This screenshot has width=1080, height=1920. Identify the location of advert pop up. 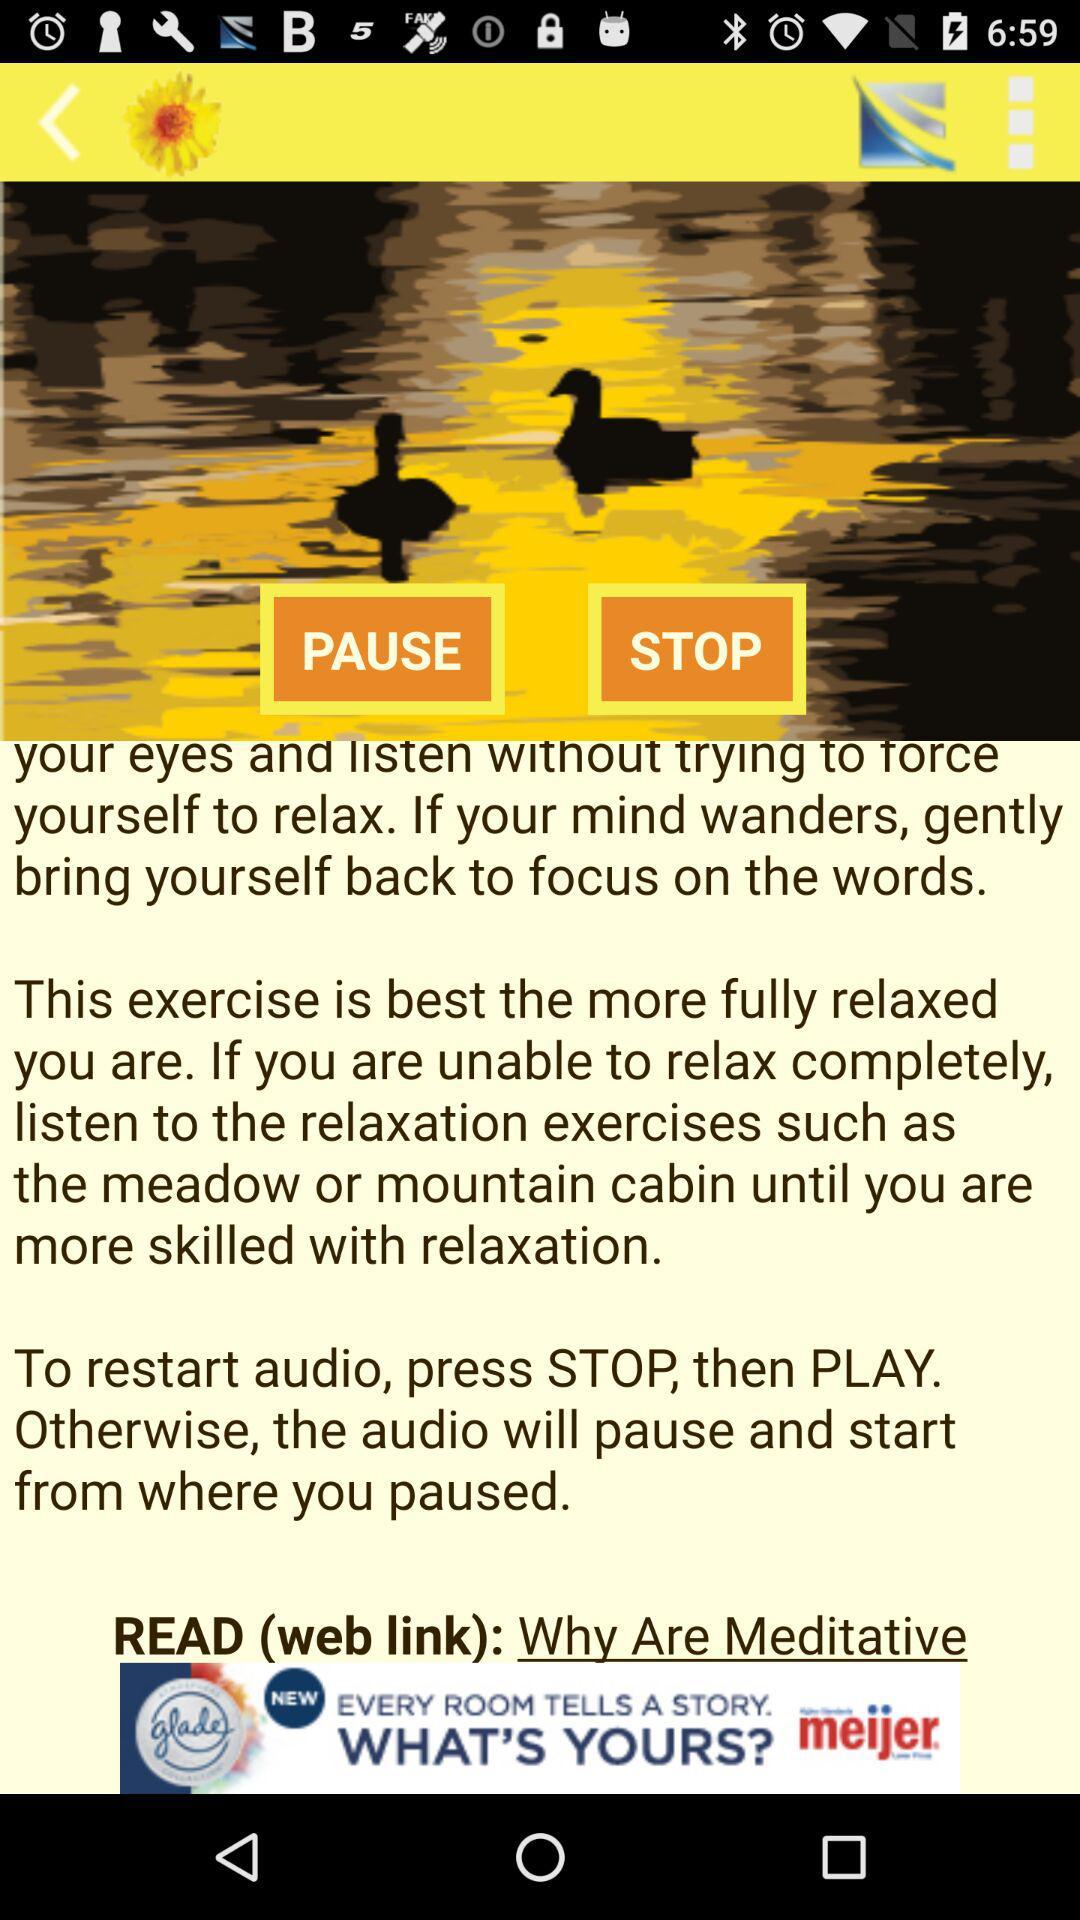
(540, 1727).